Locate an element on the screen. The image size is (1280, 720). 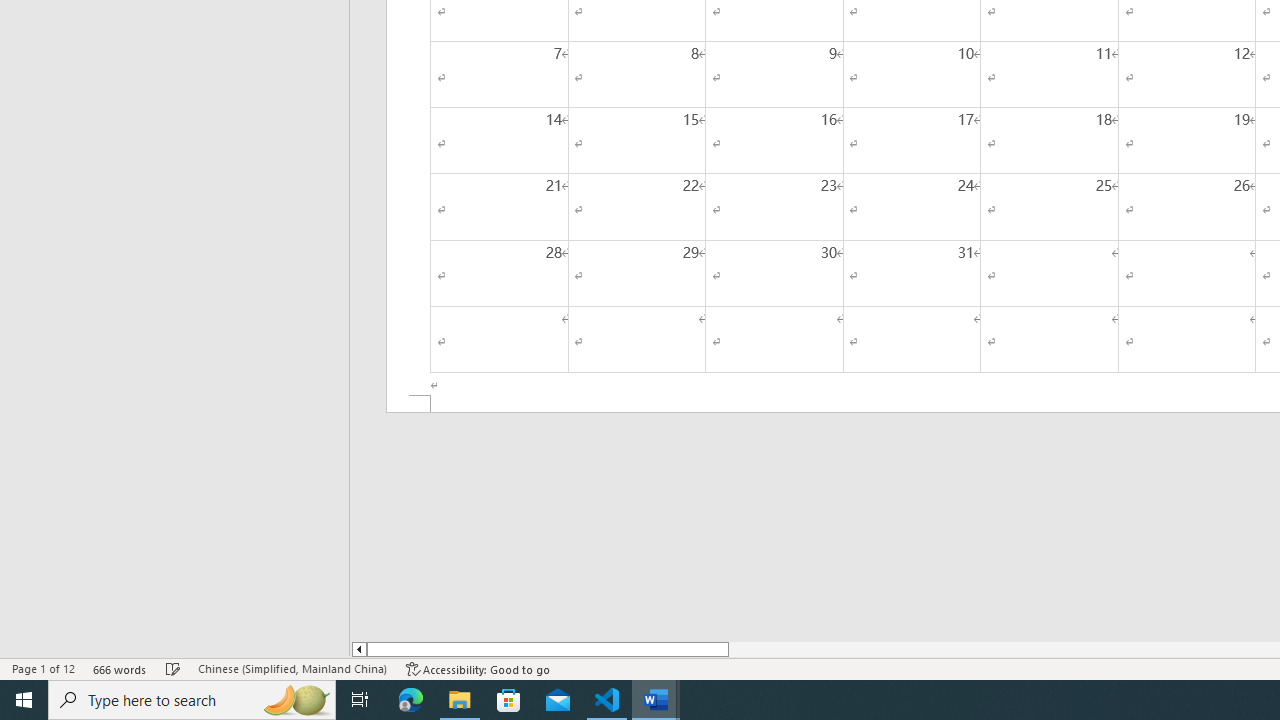
'Spelling and Grammar Check Checking' is located at coordinates (173, 669).